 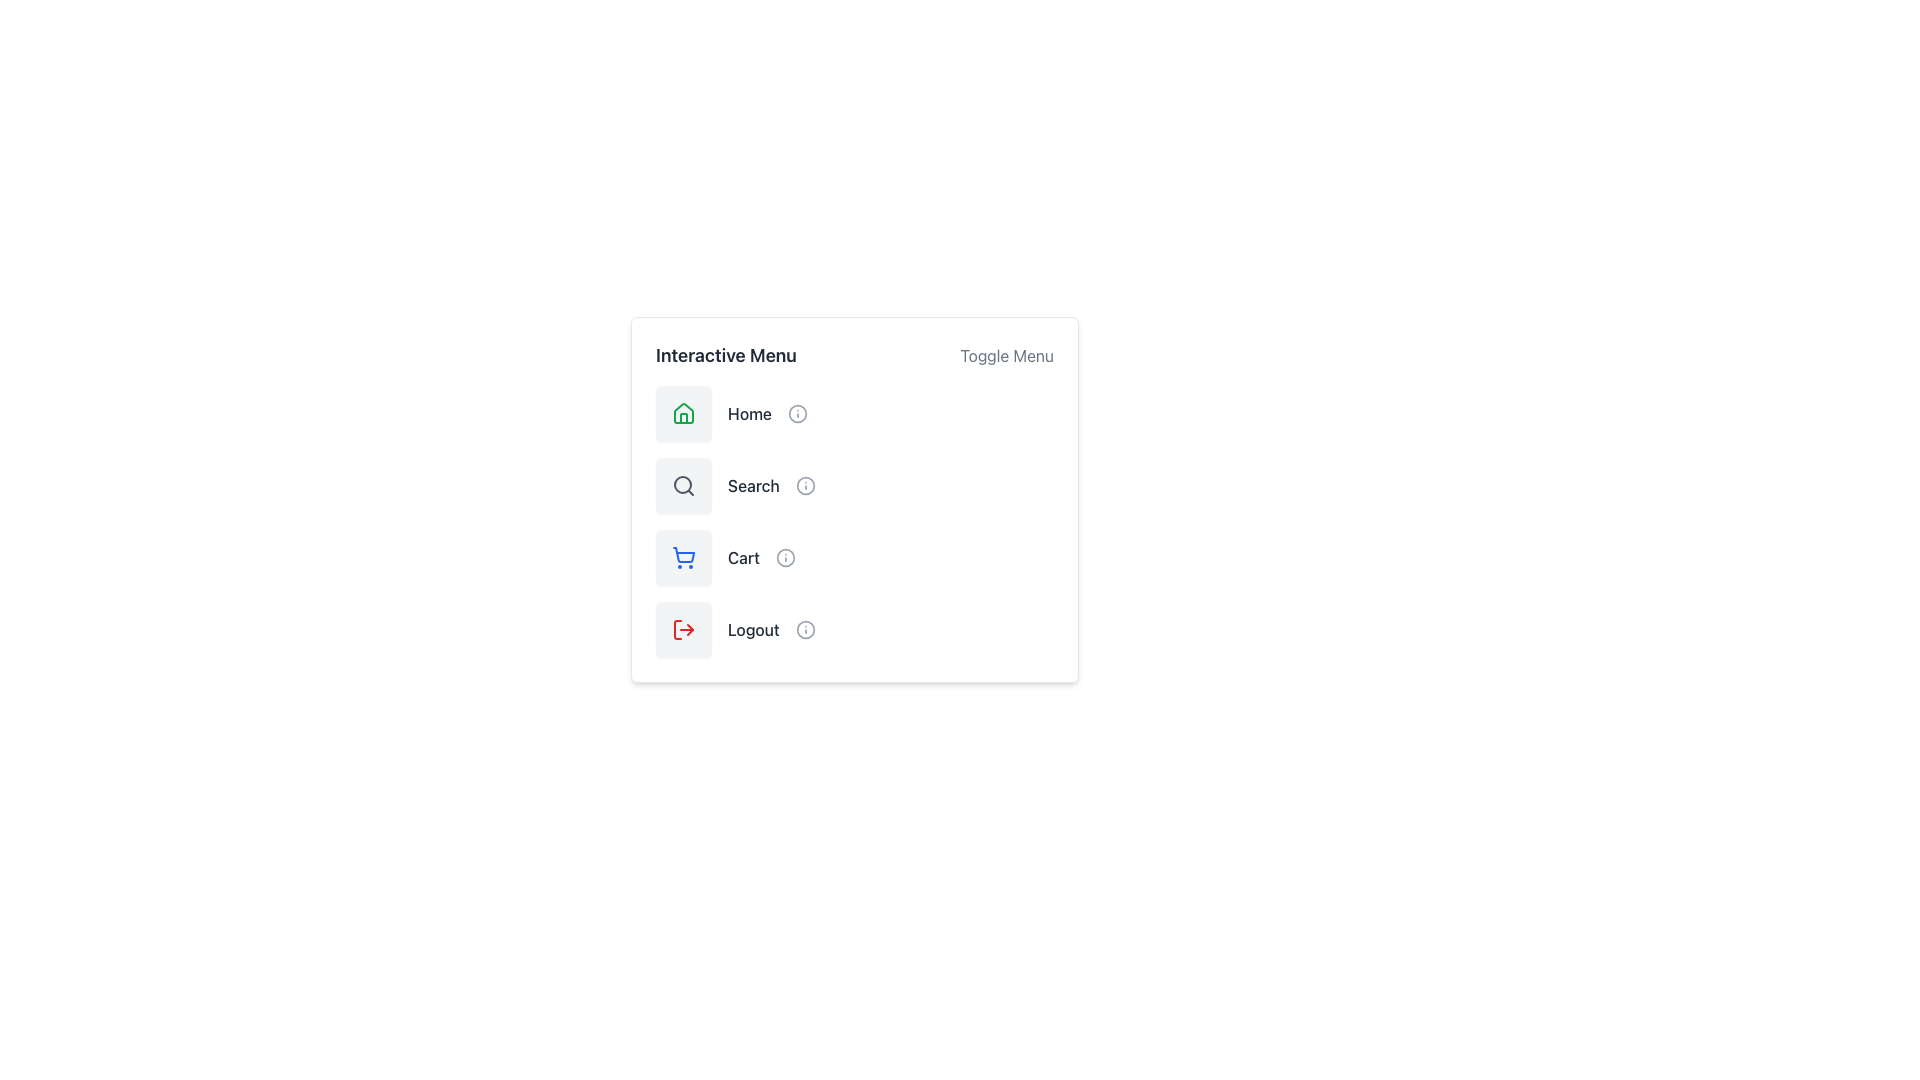 I want to click on the green house icon in the interactive menu card, so click(x=684, y=411).